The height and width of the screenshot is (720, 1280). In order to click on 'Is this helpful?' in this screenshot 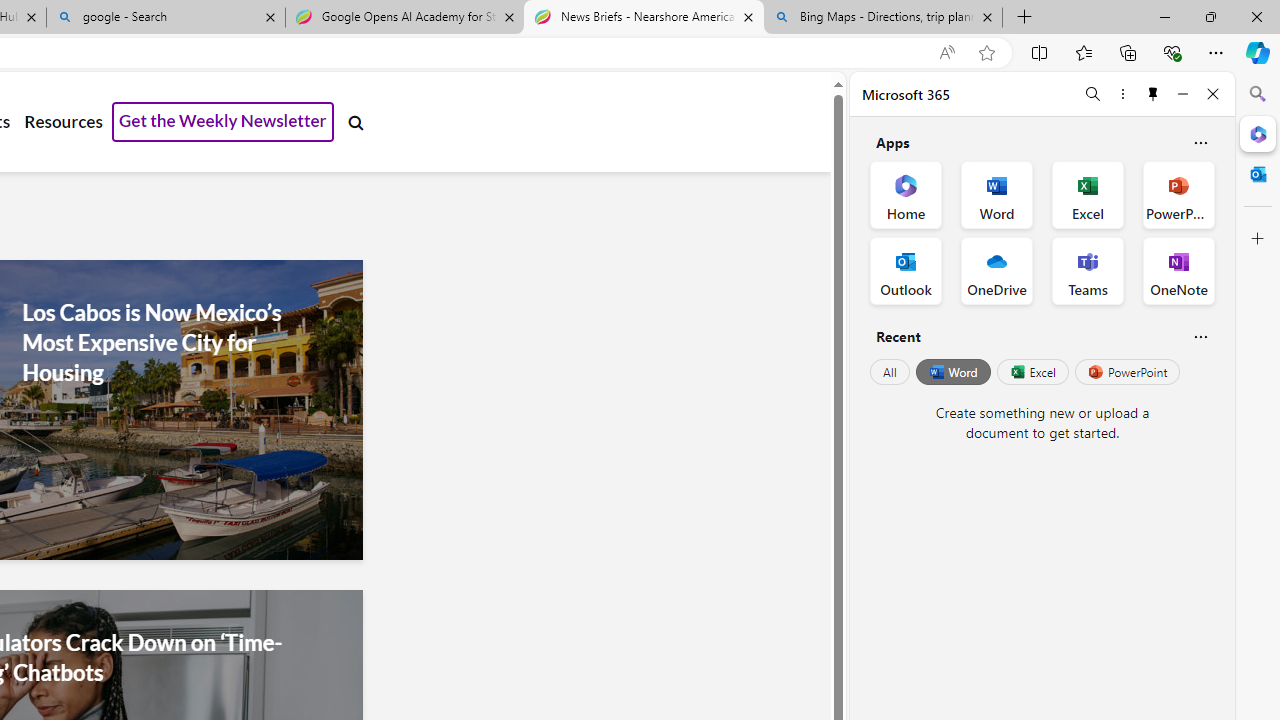, I will do `click(1200, 335)`.